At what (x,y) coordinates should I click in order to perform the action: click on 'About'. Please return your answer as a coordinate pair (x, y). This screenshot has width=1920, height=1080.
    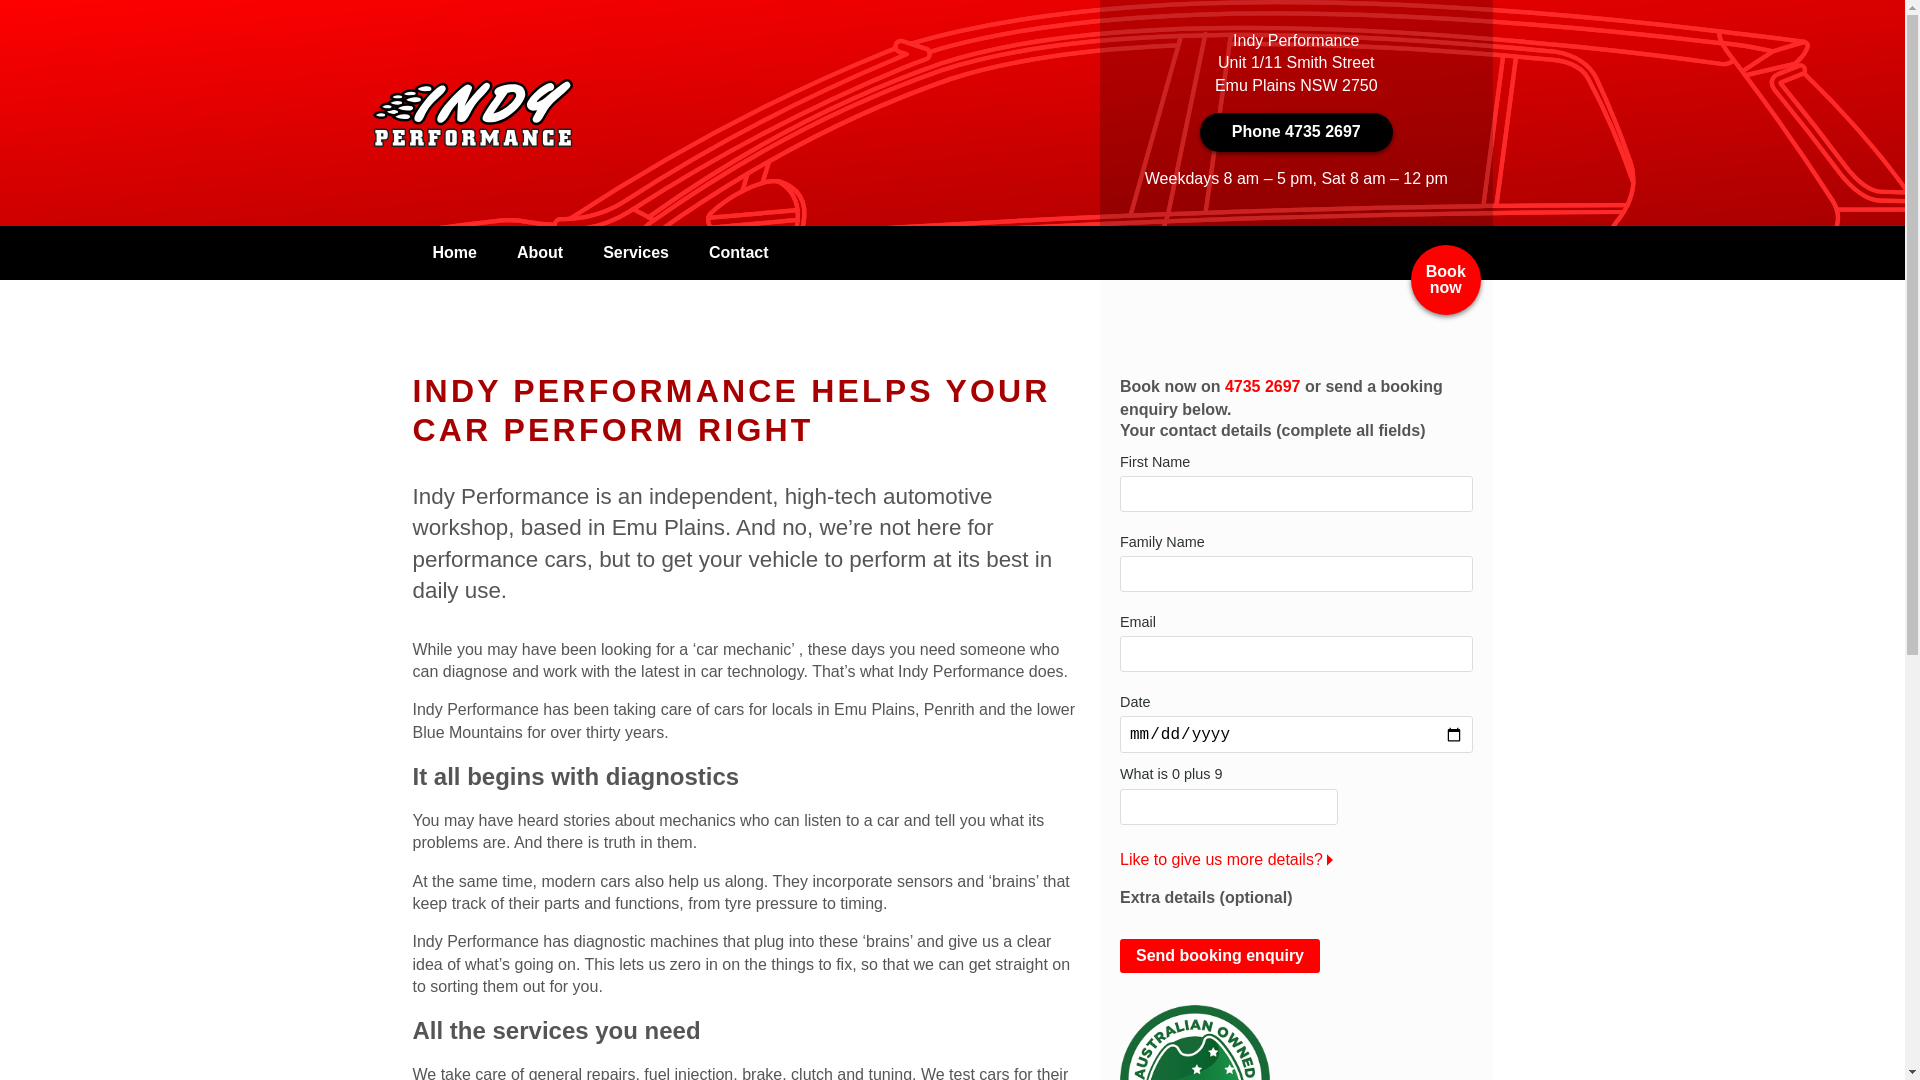
    Looking at the image, I should click on (539, 252).